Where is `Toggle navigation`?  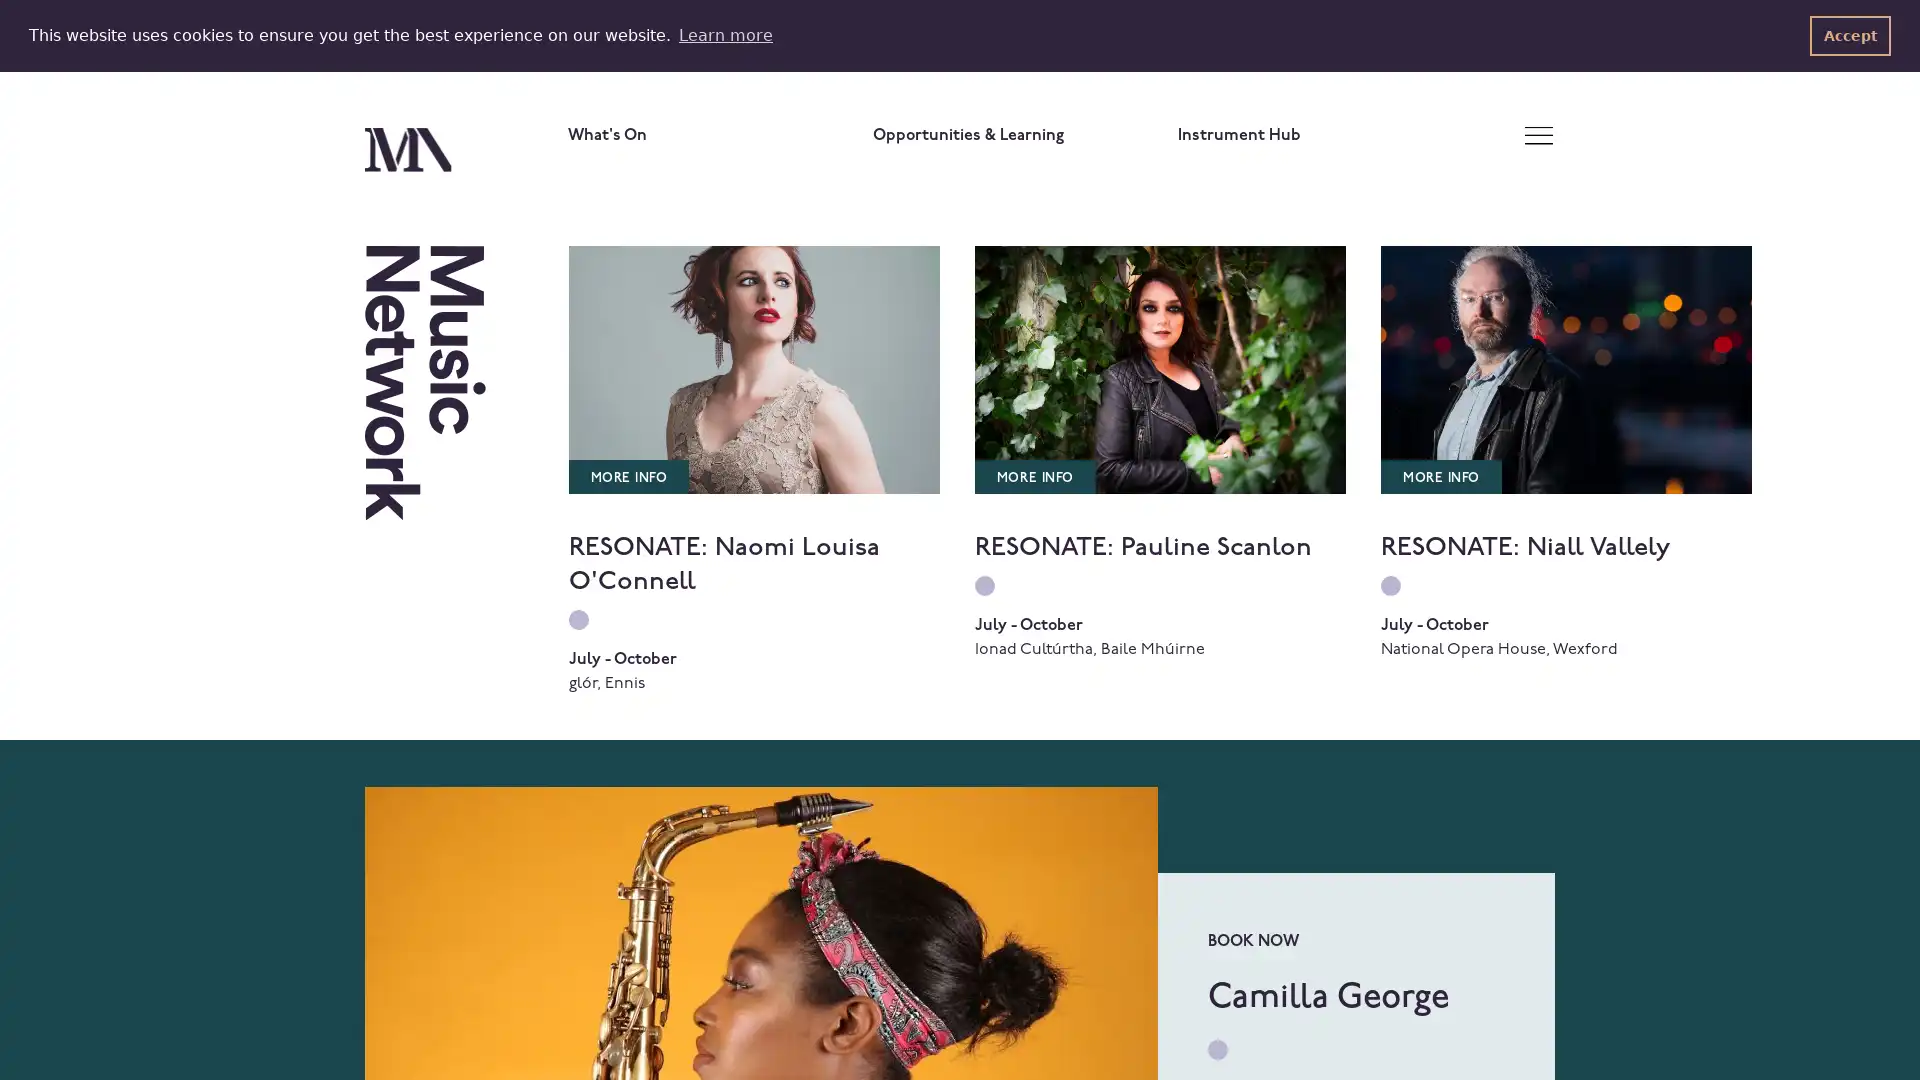
Toggle navigation is located at coordinates (1537, 135).